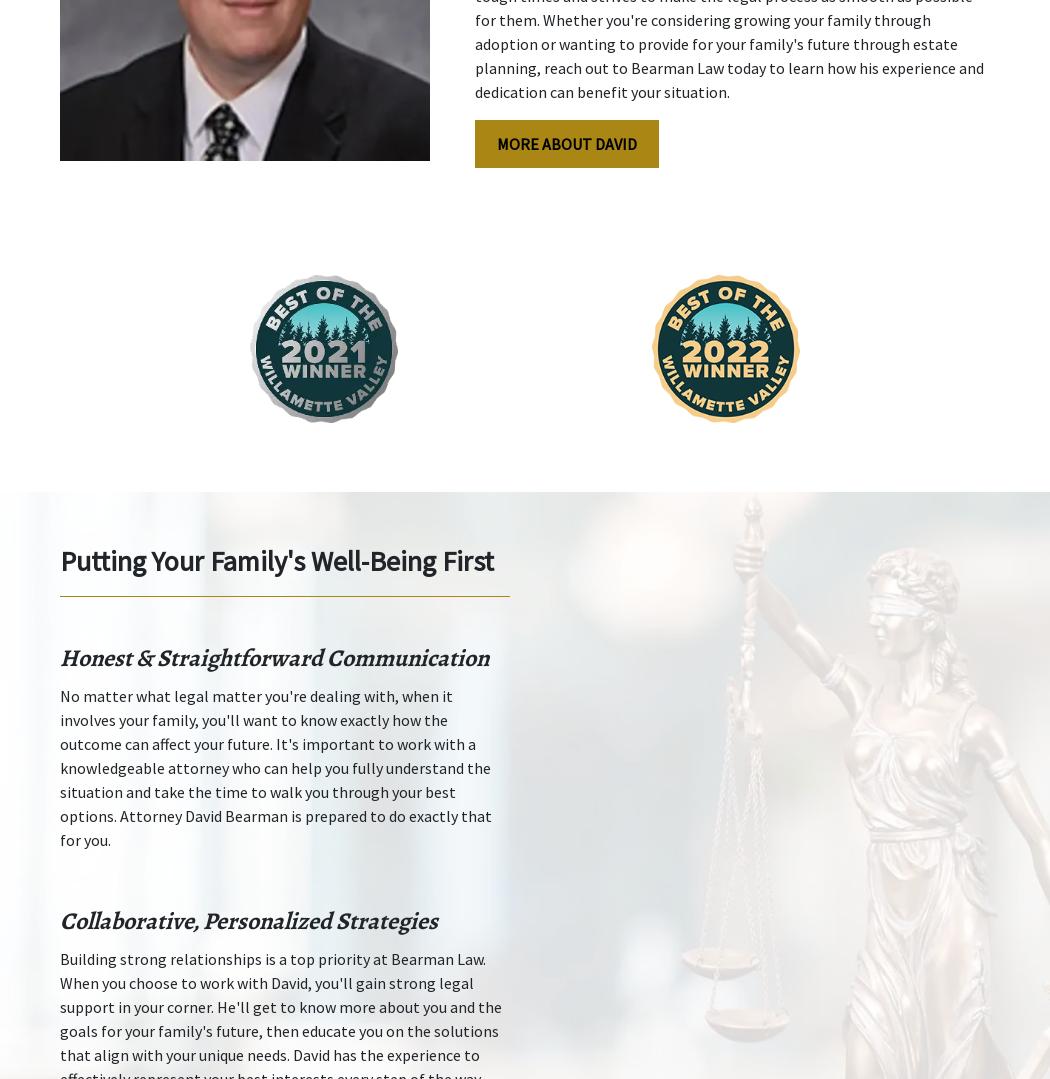  What do you see at coordinates (285, 152) in the screenshot?
I see `'388 State St'` at bounding box center [285, 152].